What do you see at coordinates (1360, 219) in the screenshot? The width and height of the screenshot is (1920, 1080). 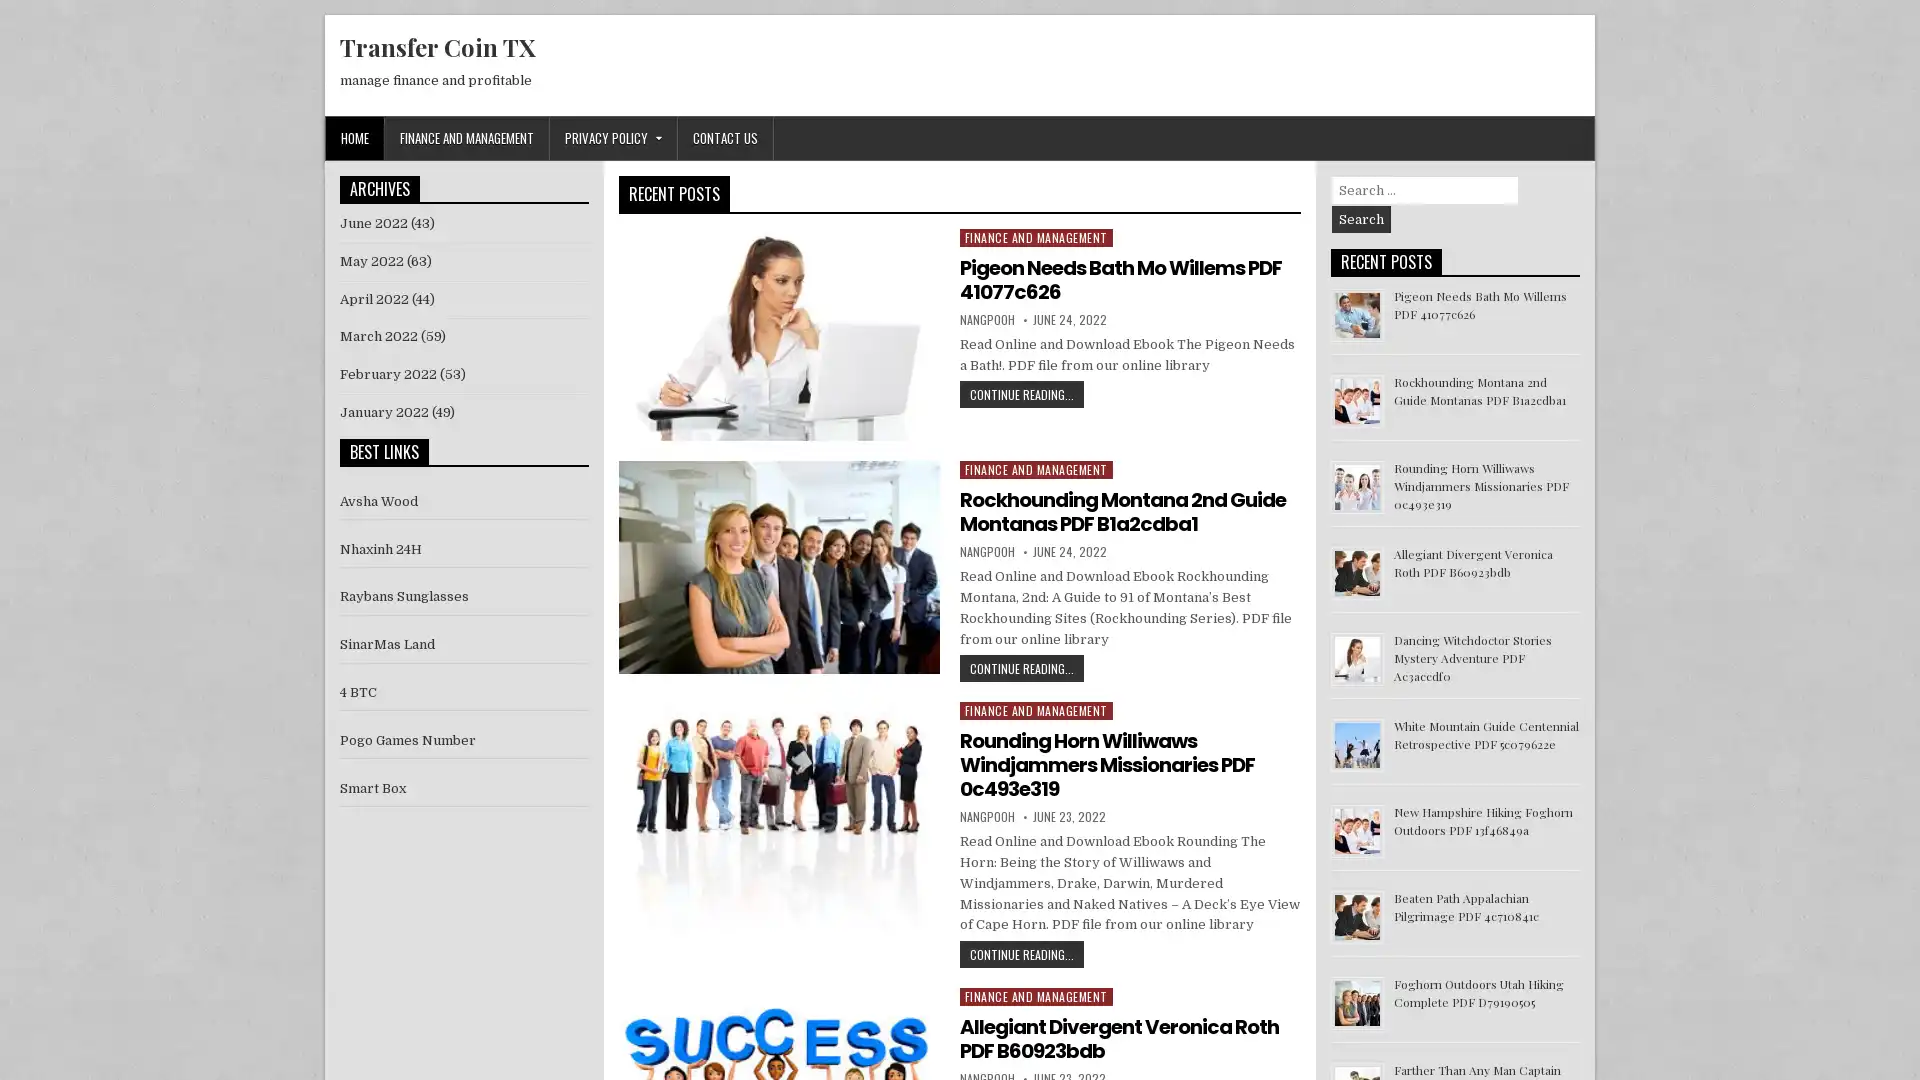 I see `Search` at bounding box center [1360, 219].